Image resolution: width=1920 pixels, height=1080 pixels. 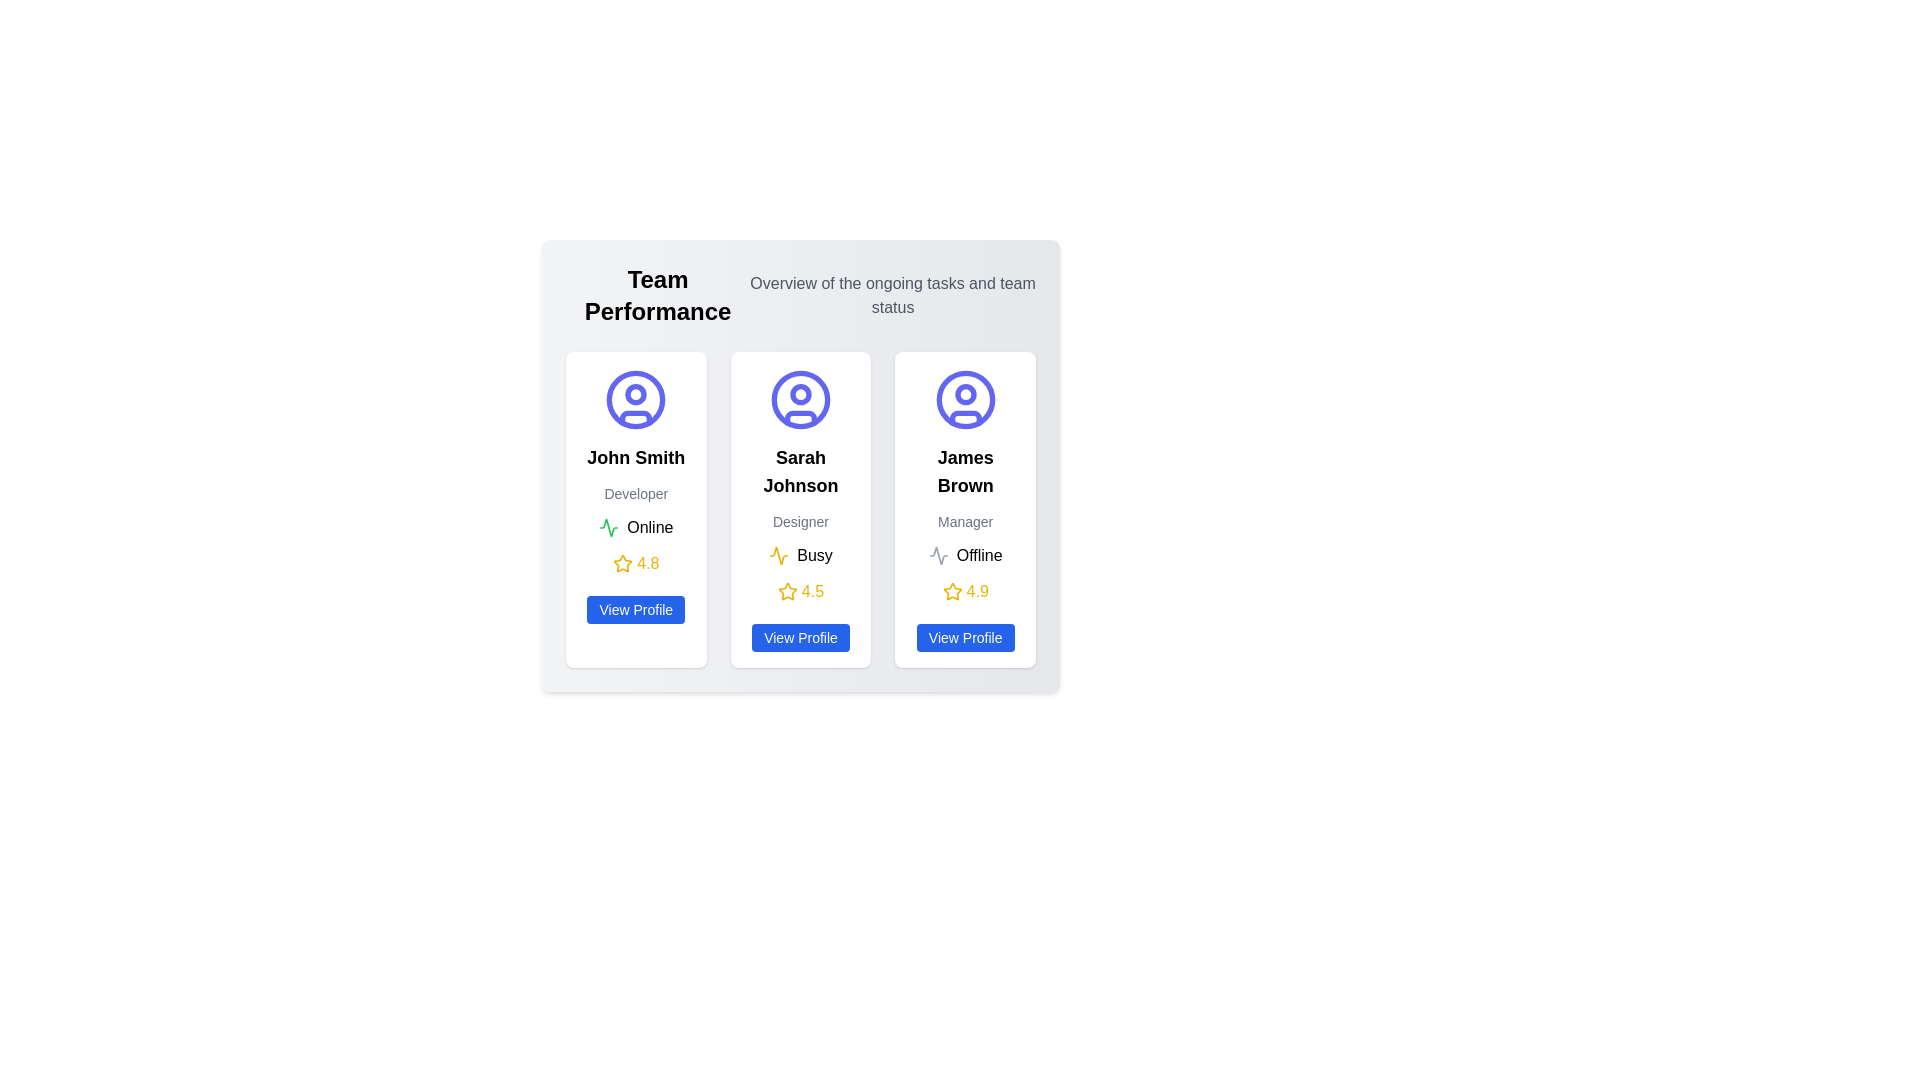 I want to click on the job title label indicating the role associated with the profile of John Smith, which is located beneath his name and above the status indicator 'Online', so click(x=635, y=493).